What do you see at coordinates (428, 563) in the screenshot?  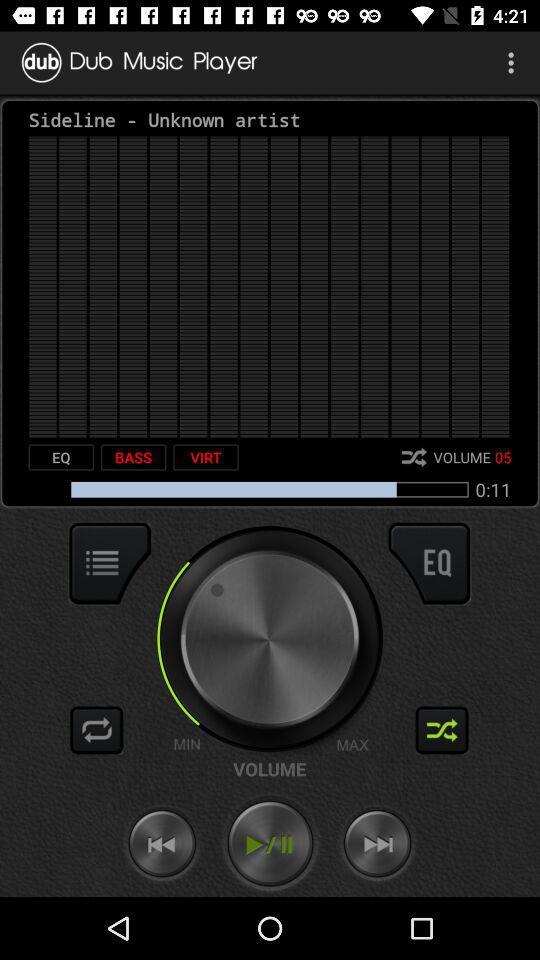 I see `switch eq option` at bounding box center [428, 563].